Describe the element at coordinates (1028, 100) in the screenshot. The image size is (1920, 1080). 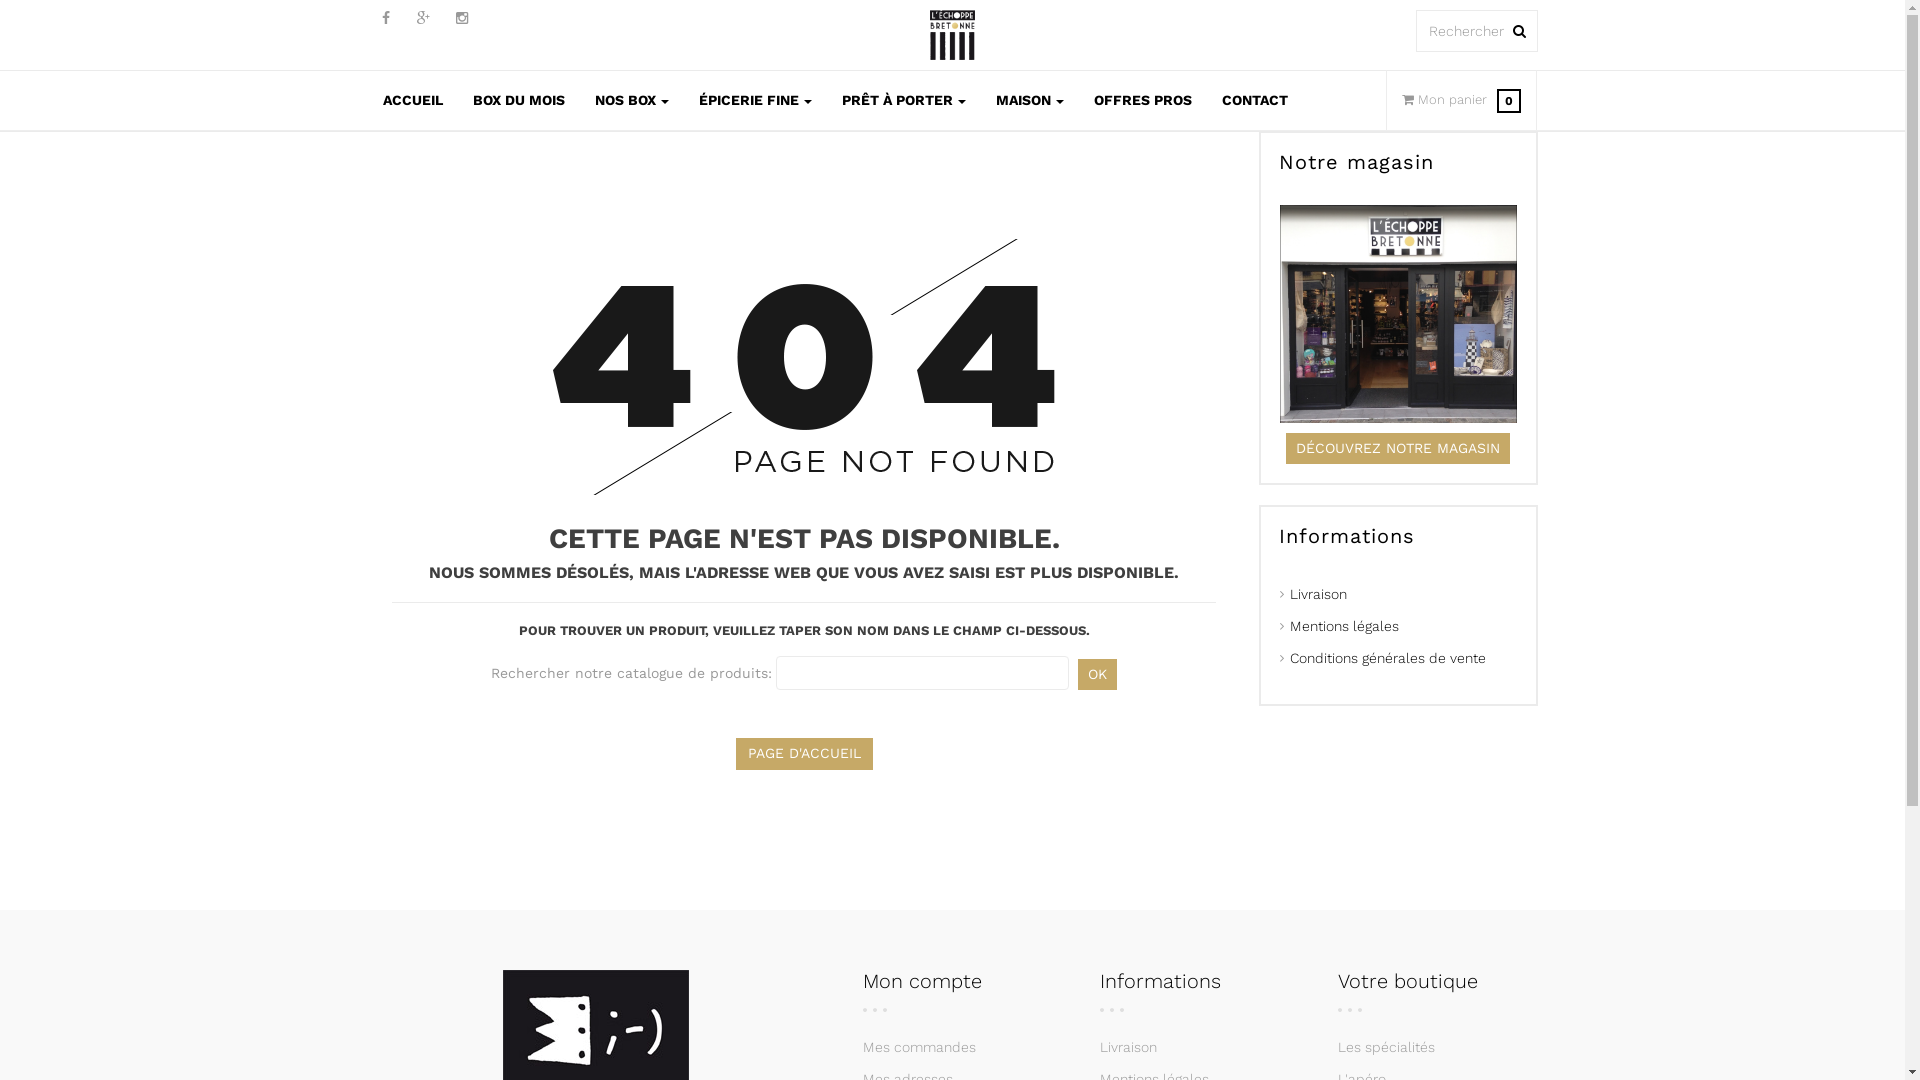
I see `'MAISON'` at that location.